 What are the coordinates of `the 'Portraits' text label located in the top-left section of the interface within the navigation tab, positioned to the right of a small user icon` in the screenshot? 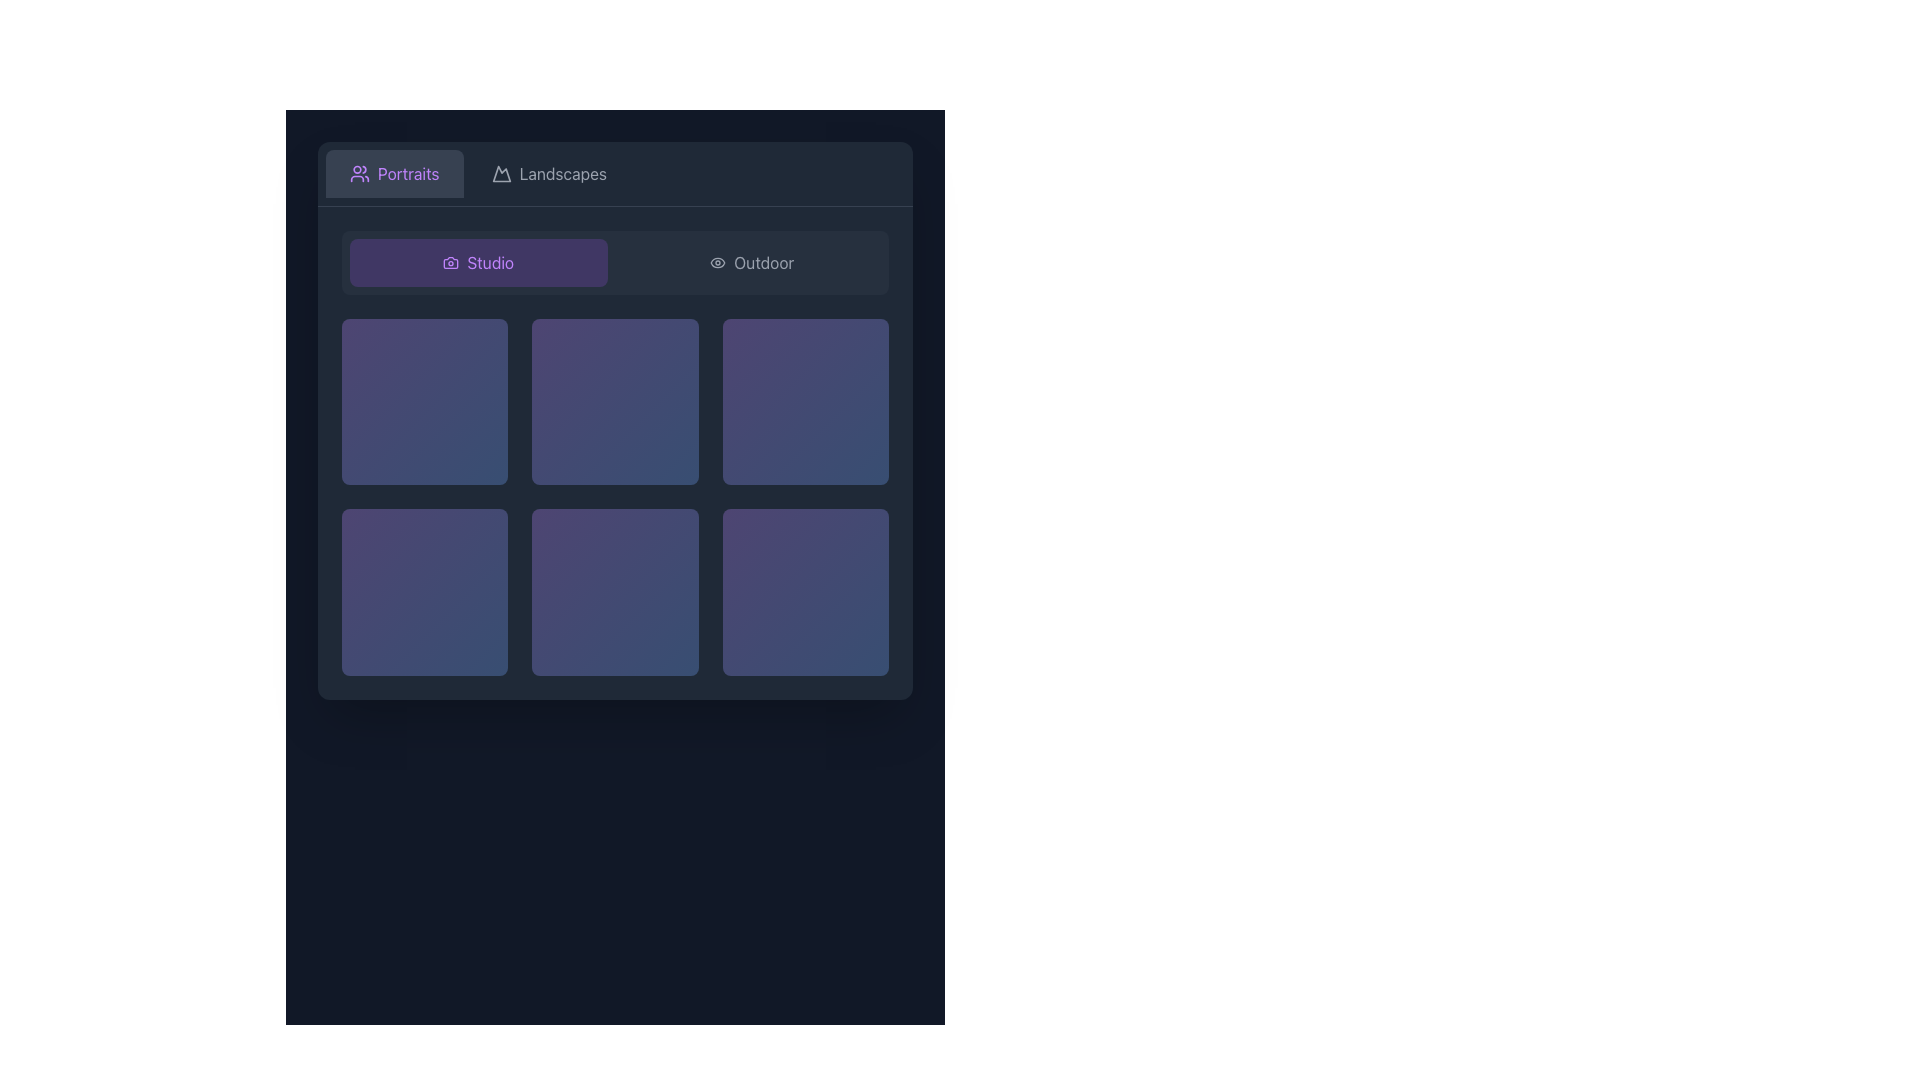 It's located at (407, 172).